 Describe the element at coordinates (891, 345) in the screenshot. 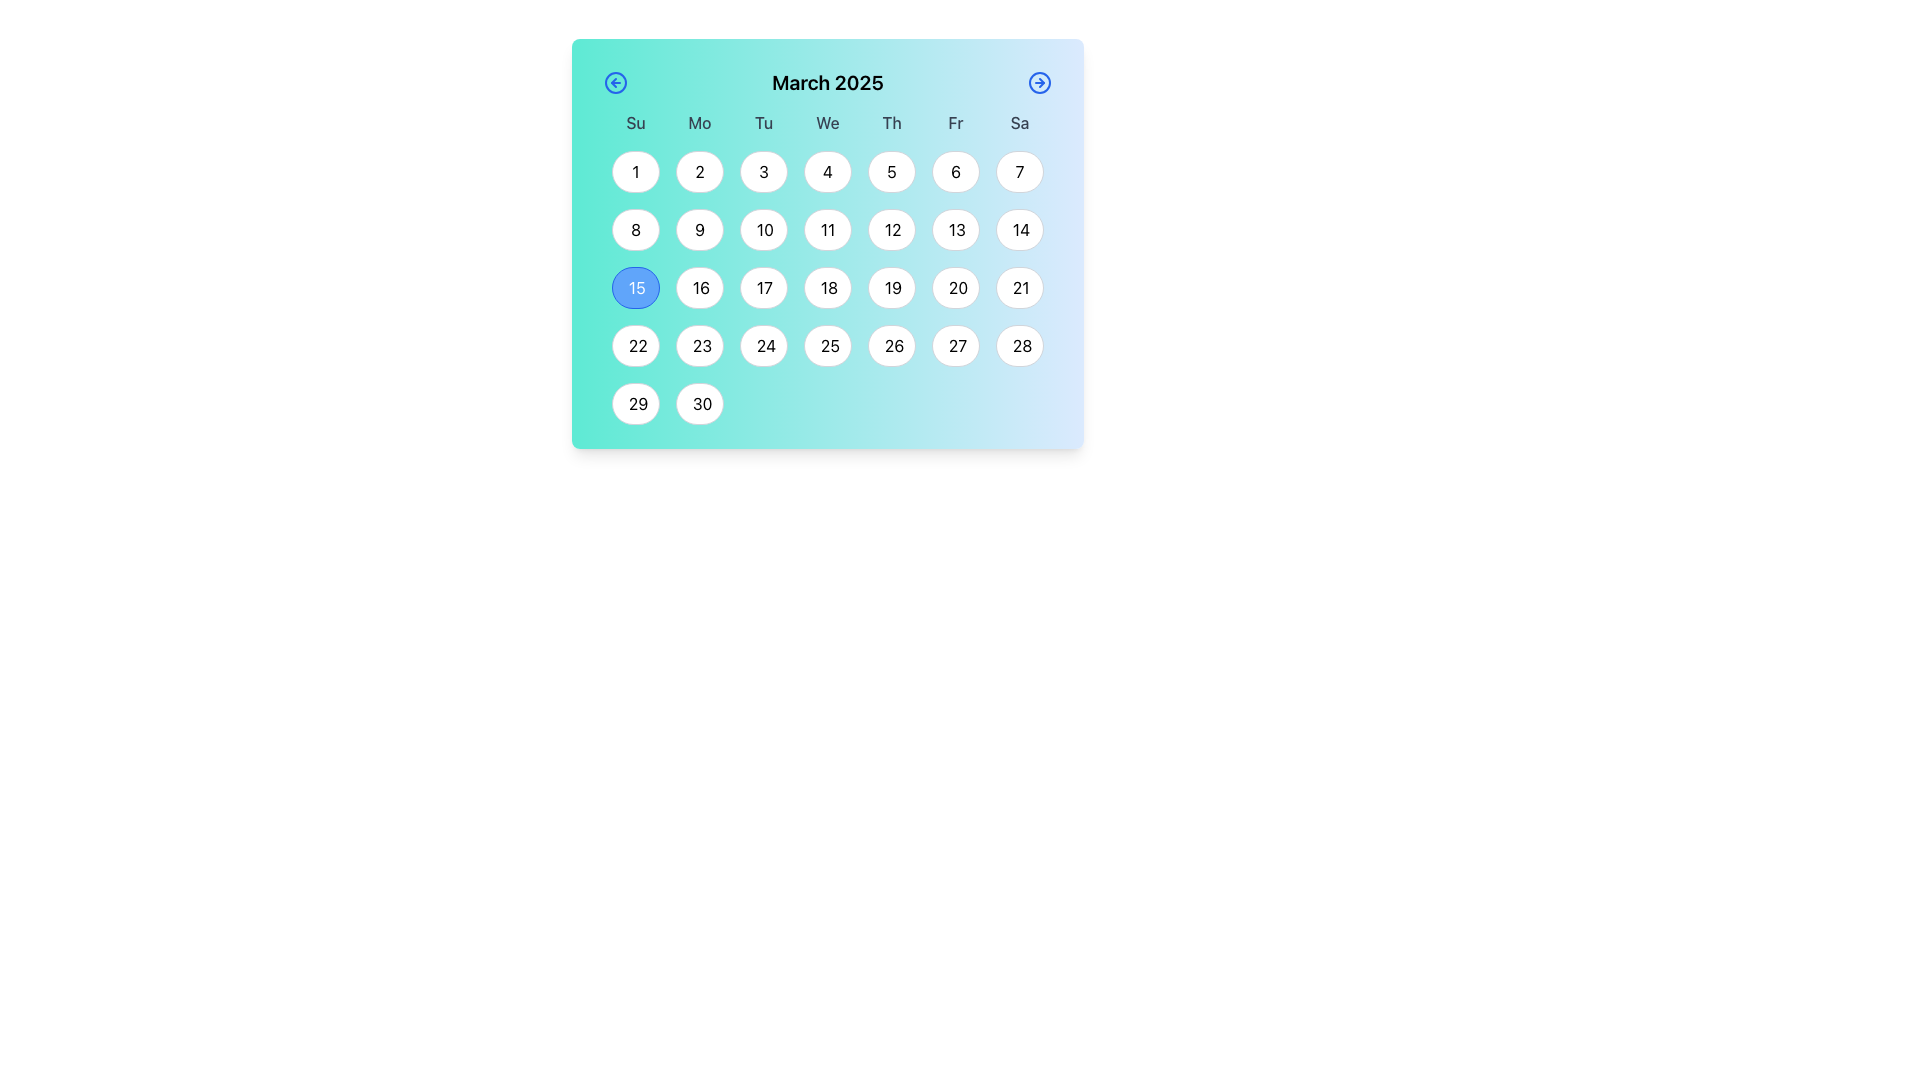

I see `the circular button displaying '26' located` at that location.